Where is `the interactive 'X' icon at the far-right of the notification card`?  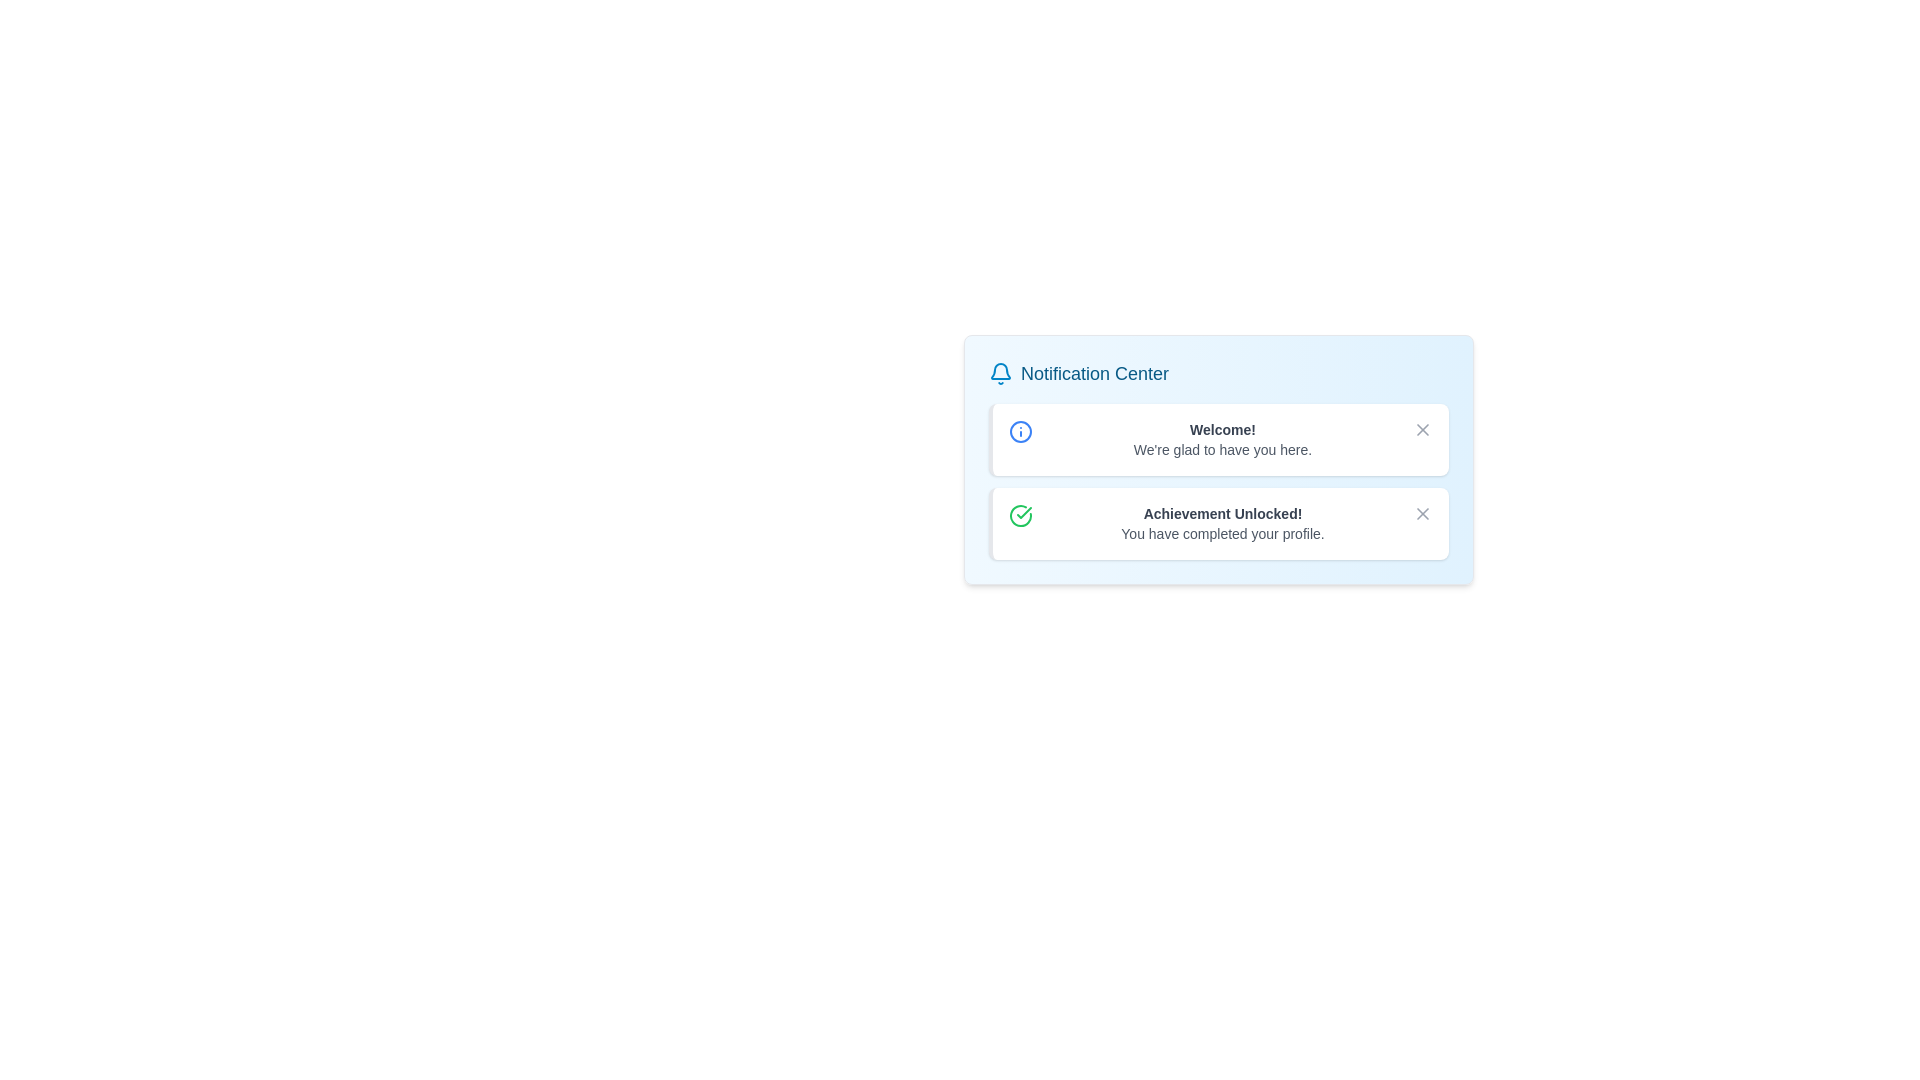 the interactive 'X' icon at the far-right of the notification card is located at coordinates (1421, 512).